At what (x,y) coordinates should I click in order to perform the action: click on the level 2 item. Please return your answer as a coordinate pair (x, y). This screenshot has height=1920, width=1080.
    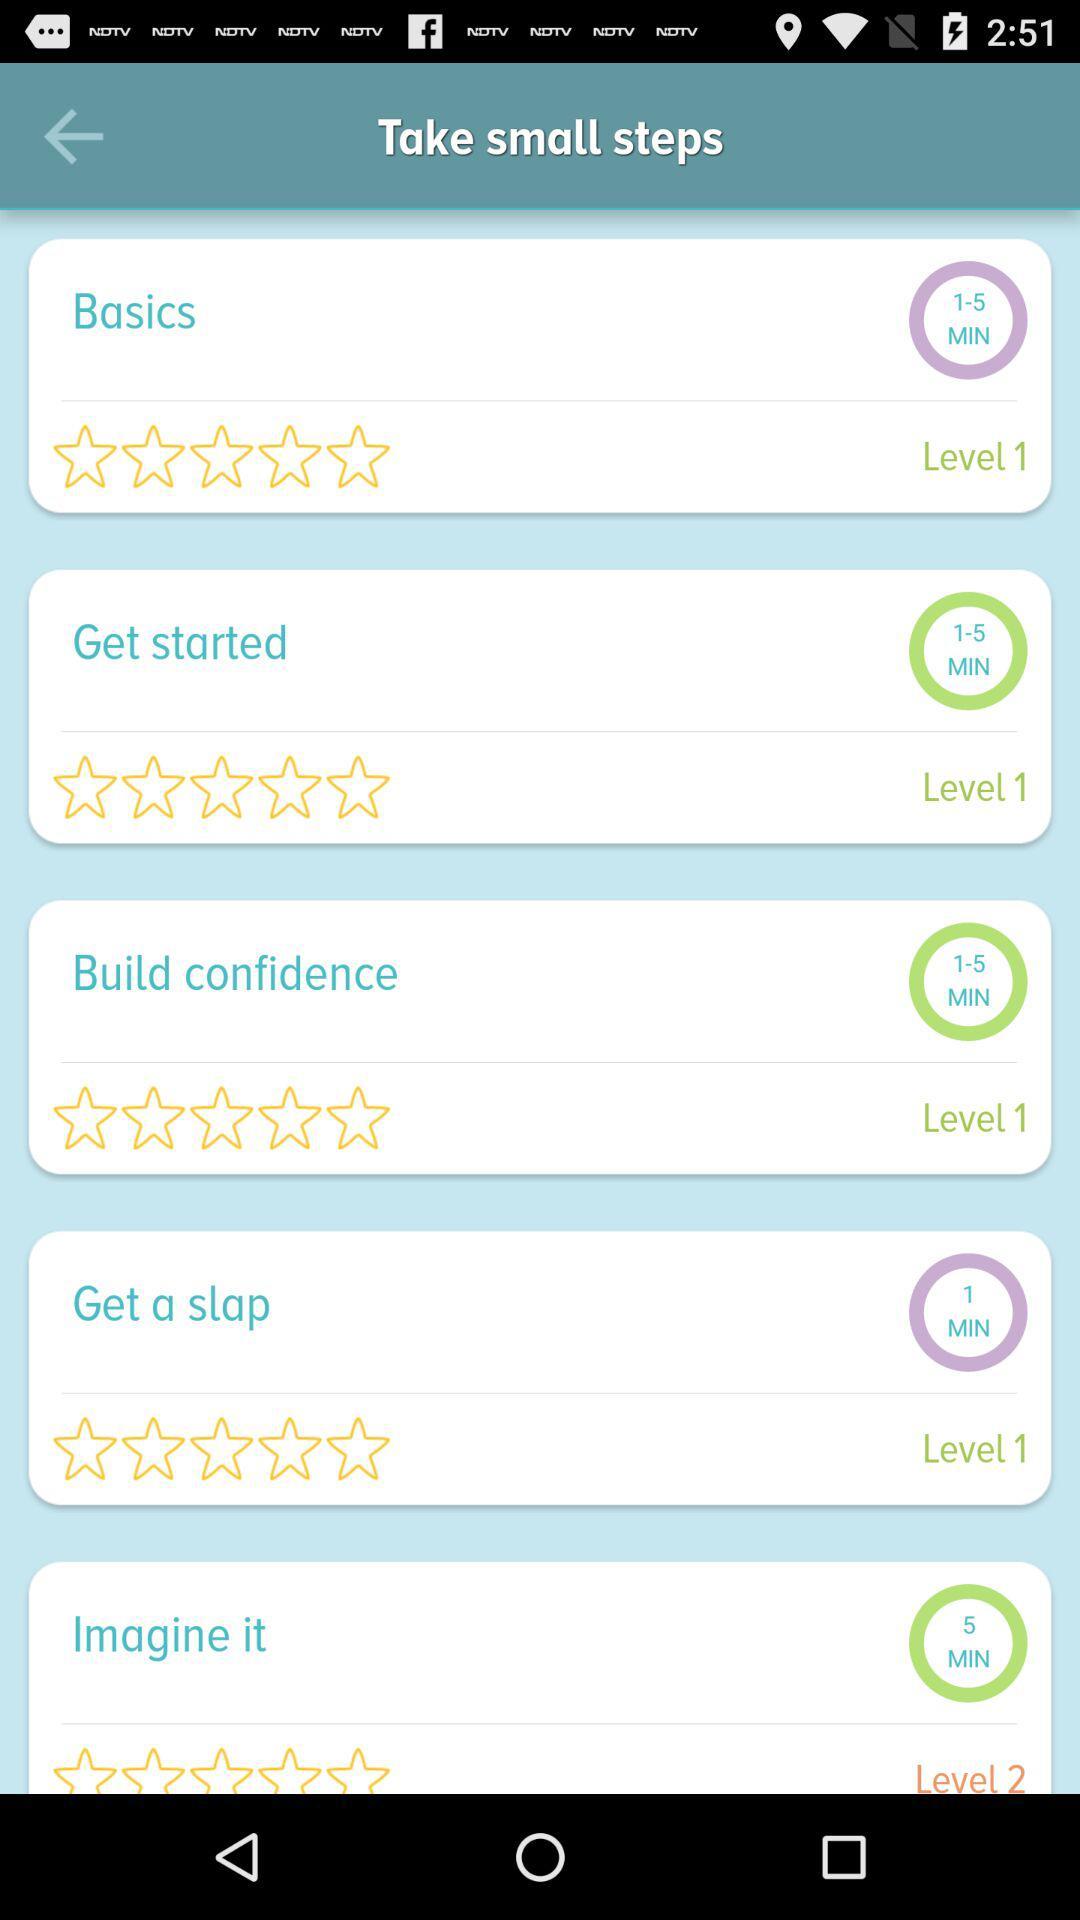
    Looking at the image, I should click on (720, 1775).